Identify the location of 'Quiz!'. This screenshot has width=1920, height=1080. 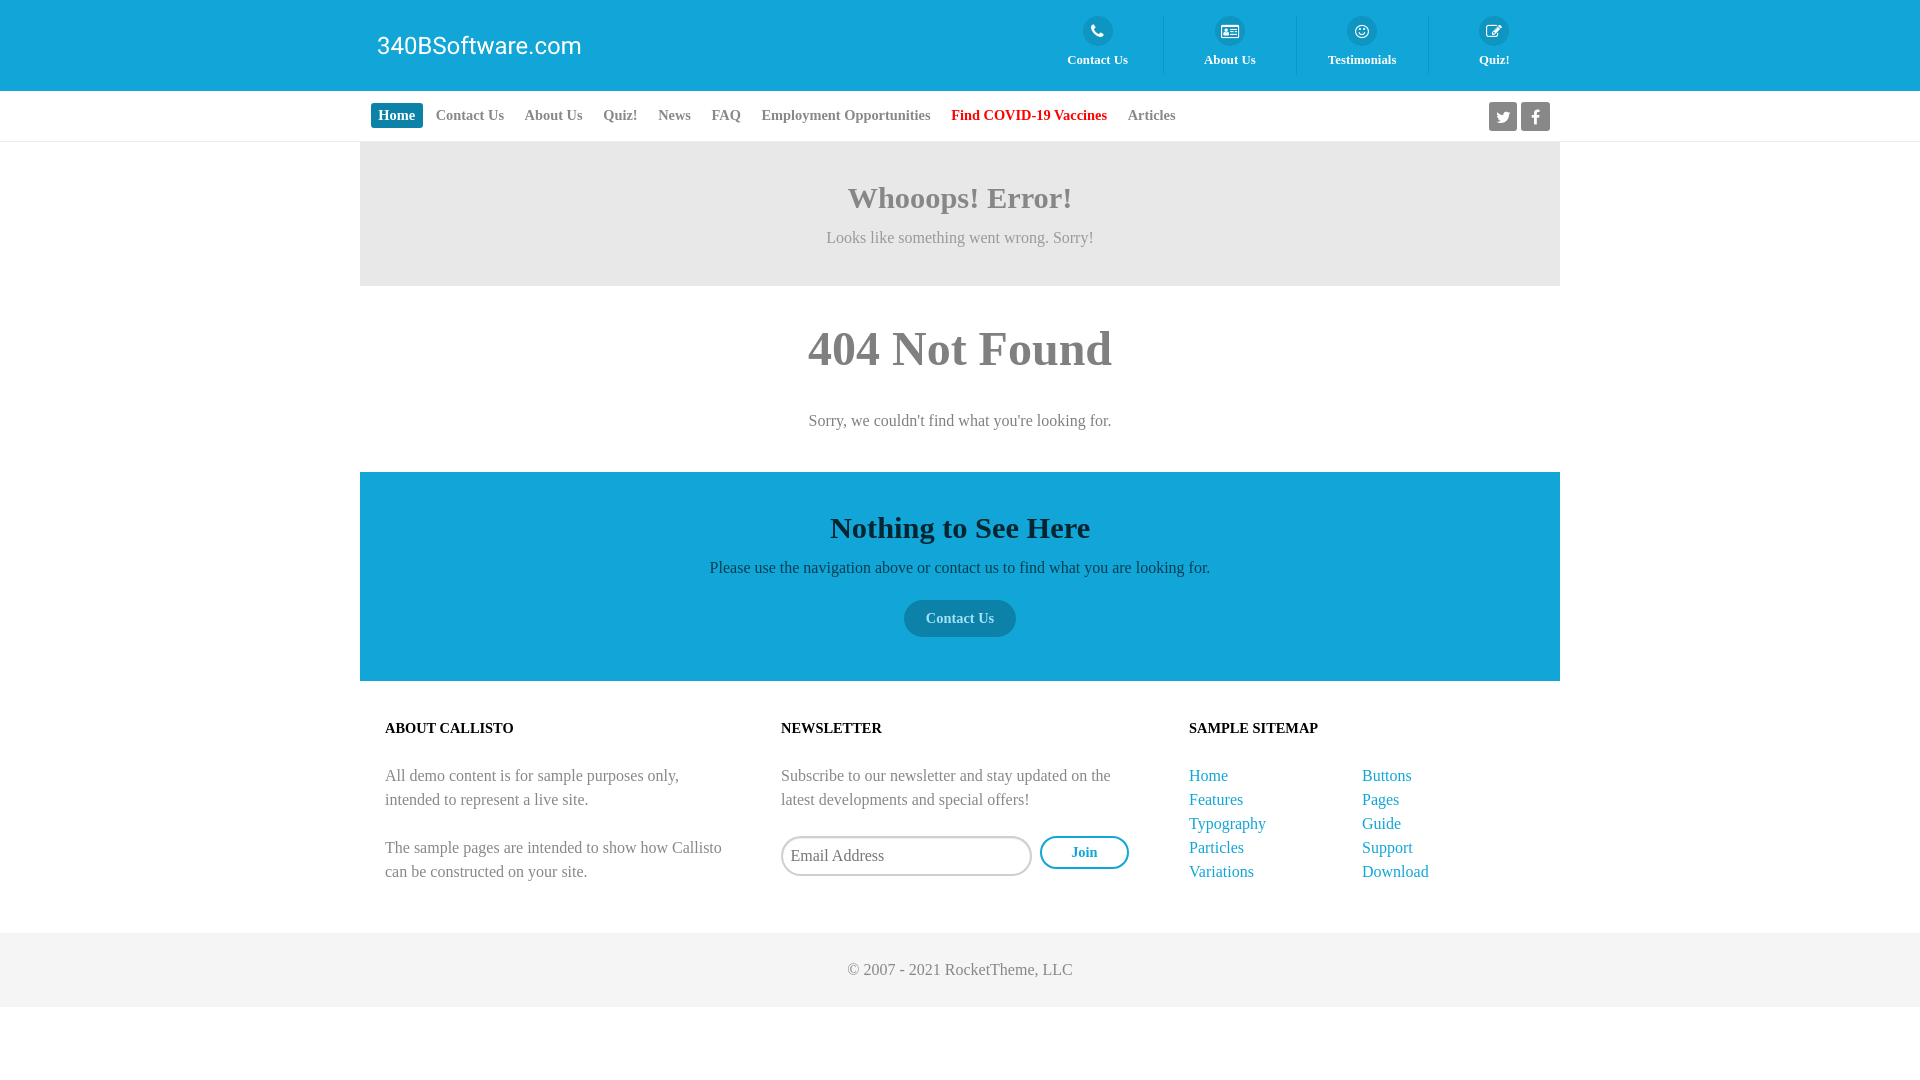
(1494, 45).